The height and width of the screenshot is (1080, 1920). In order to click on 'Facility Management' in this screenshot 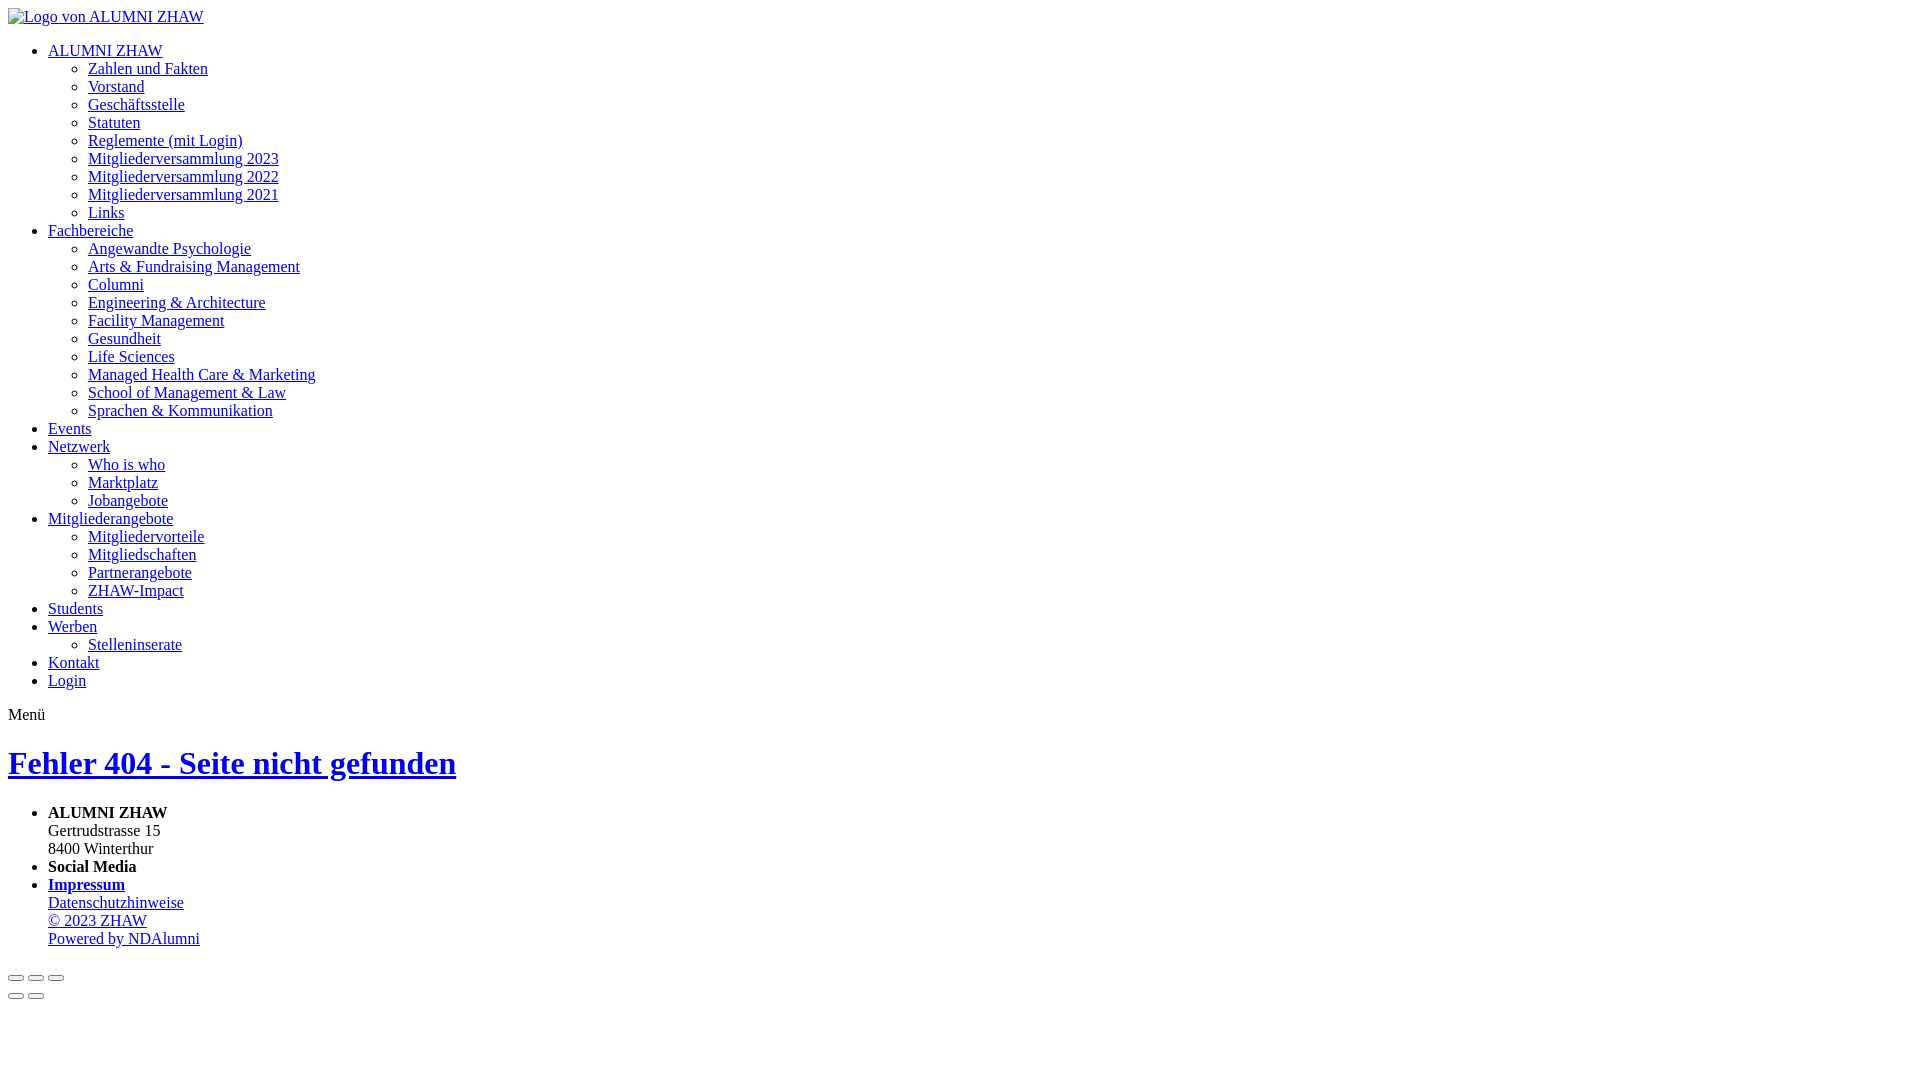, I will do `click(155, 319)`.